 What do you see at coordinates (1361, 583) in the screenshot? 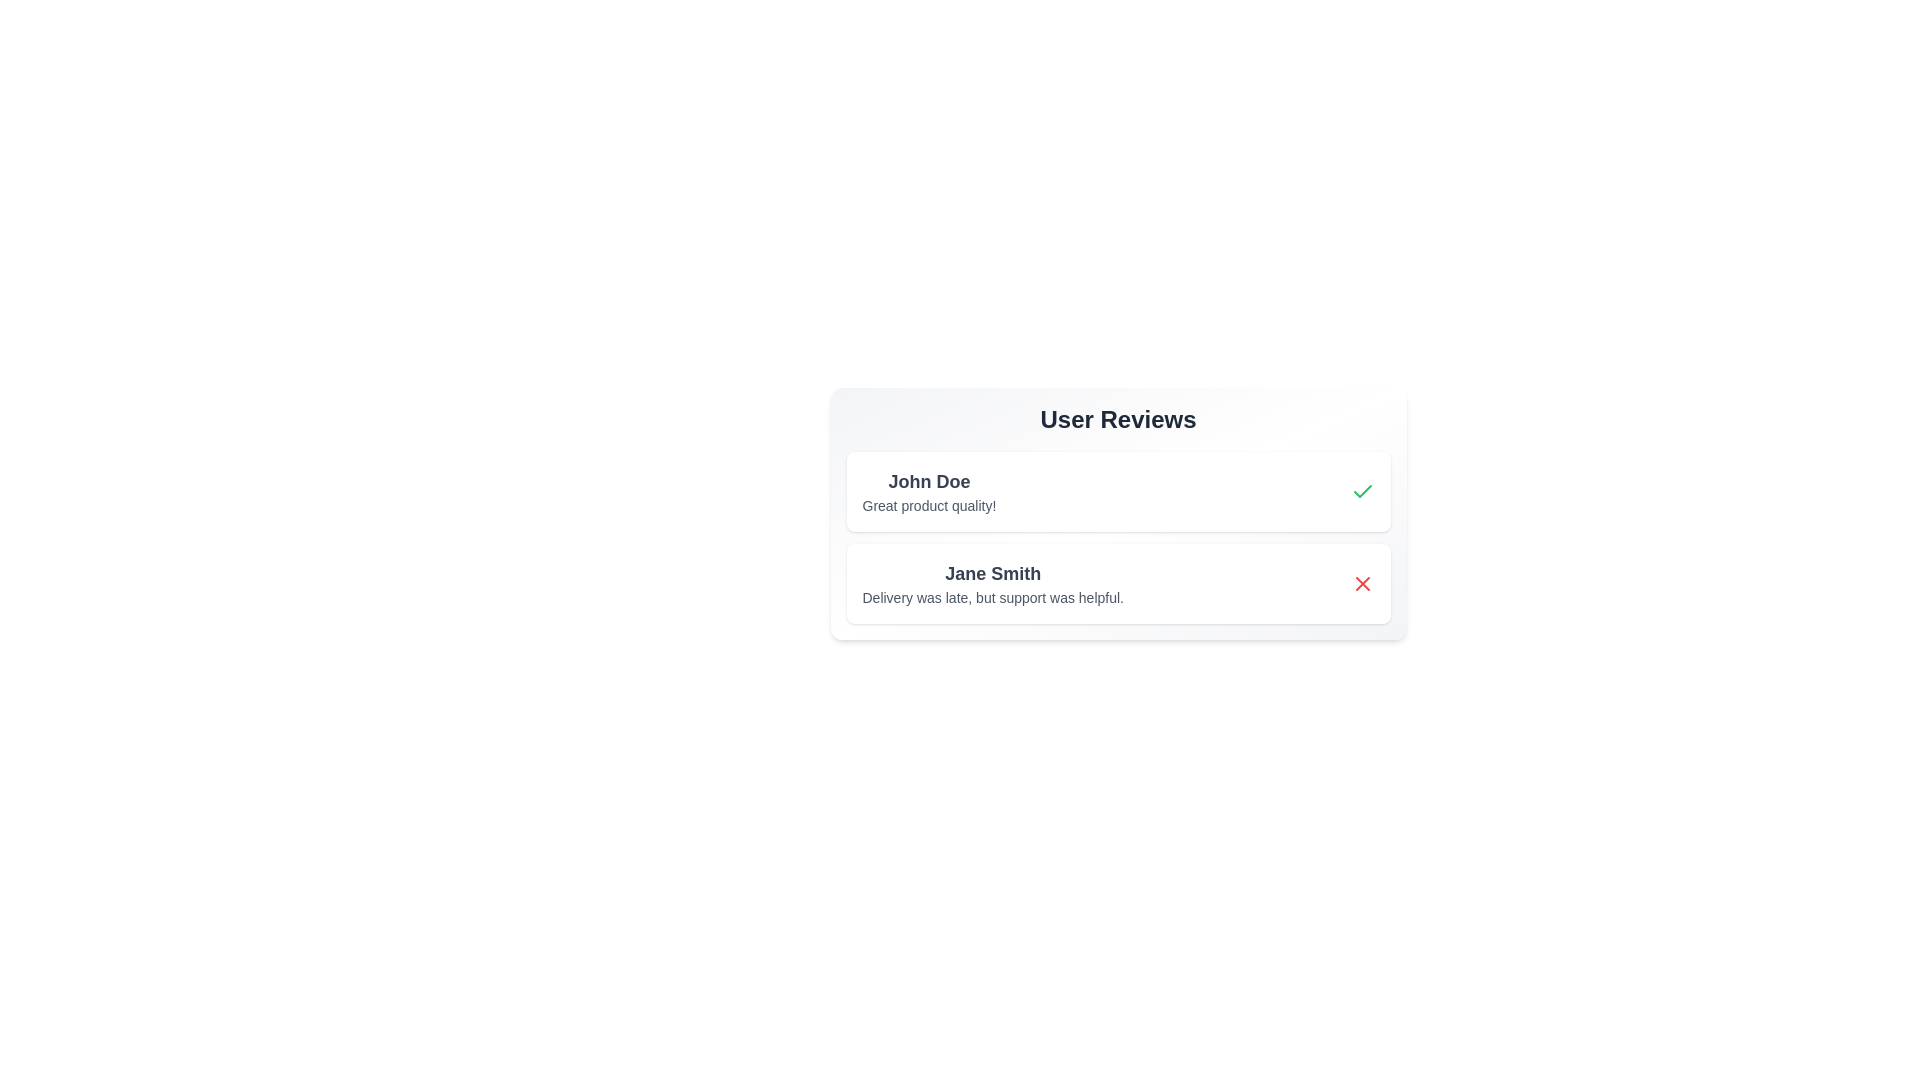
I see `the dismissive icon located` at bounding box center [1361, 583].